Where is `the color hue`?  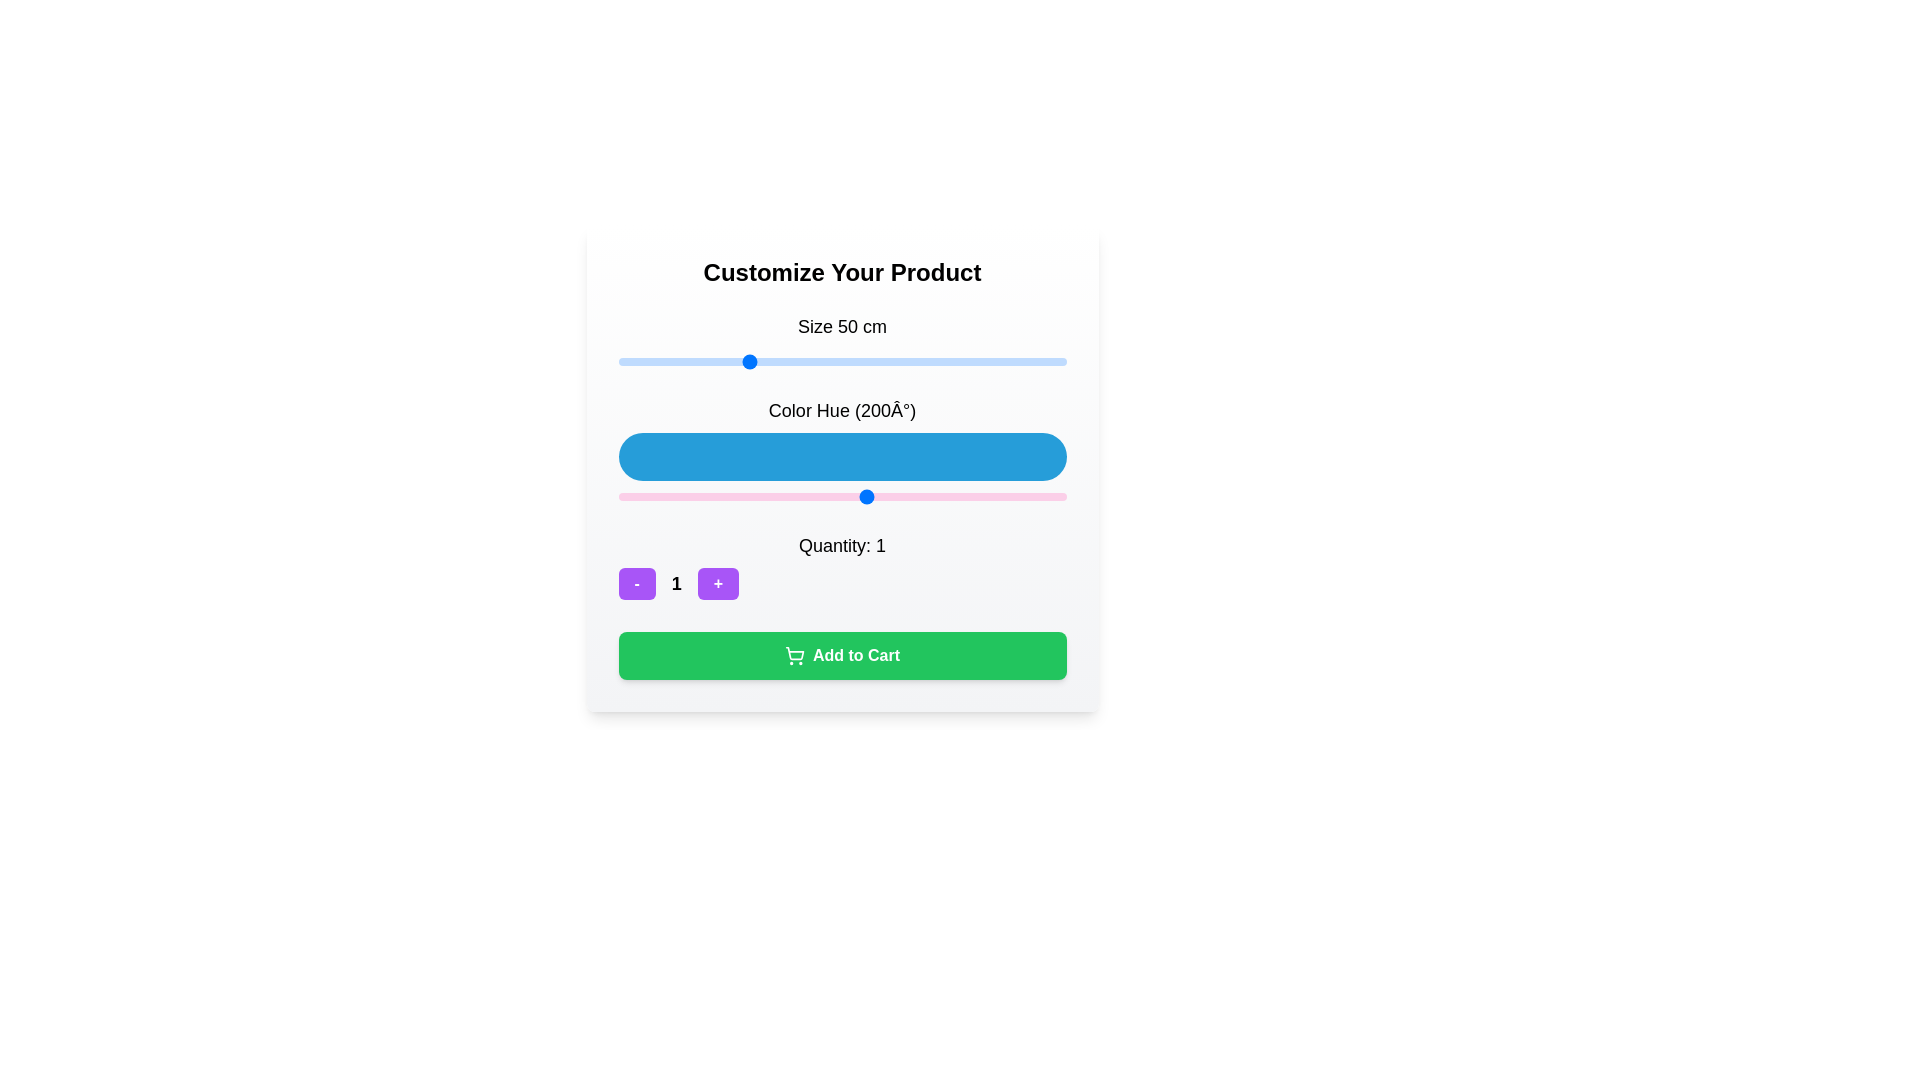
the color hue is located at coordinates (705, 496).